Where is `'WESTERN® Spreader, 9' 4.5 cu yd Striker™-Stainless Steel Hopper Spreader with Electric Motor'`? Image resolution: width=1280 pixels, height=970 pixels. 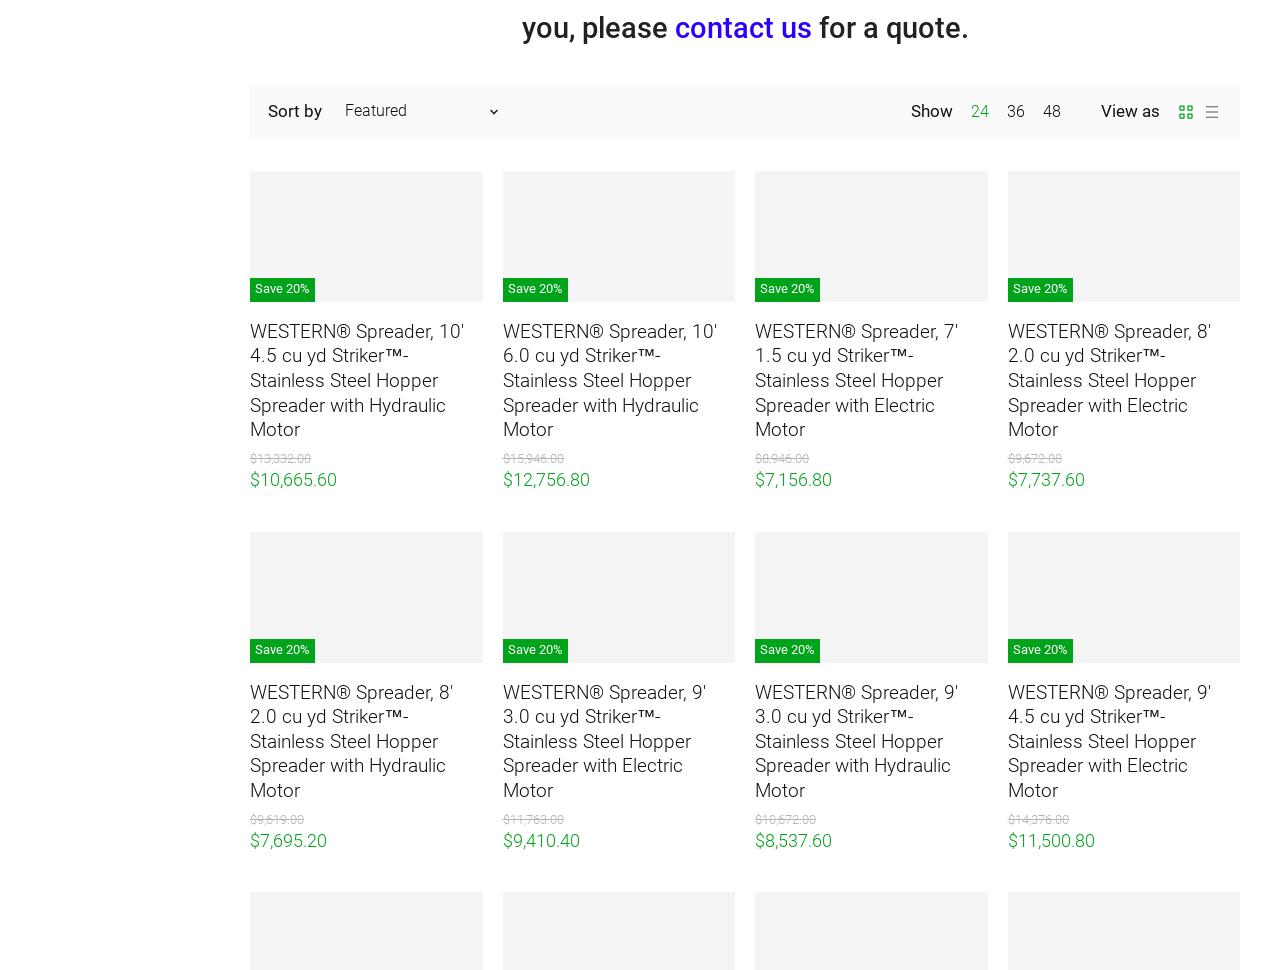
'WESTERN® Spreader, 9' 4.5 cu yd Striker™-Stainless Steel Hopper Spreader with Electric Motor' is located at coordinates (1107, 739).